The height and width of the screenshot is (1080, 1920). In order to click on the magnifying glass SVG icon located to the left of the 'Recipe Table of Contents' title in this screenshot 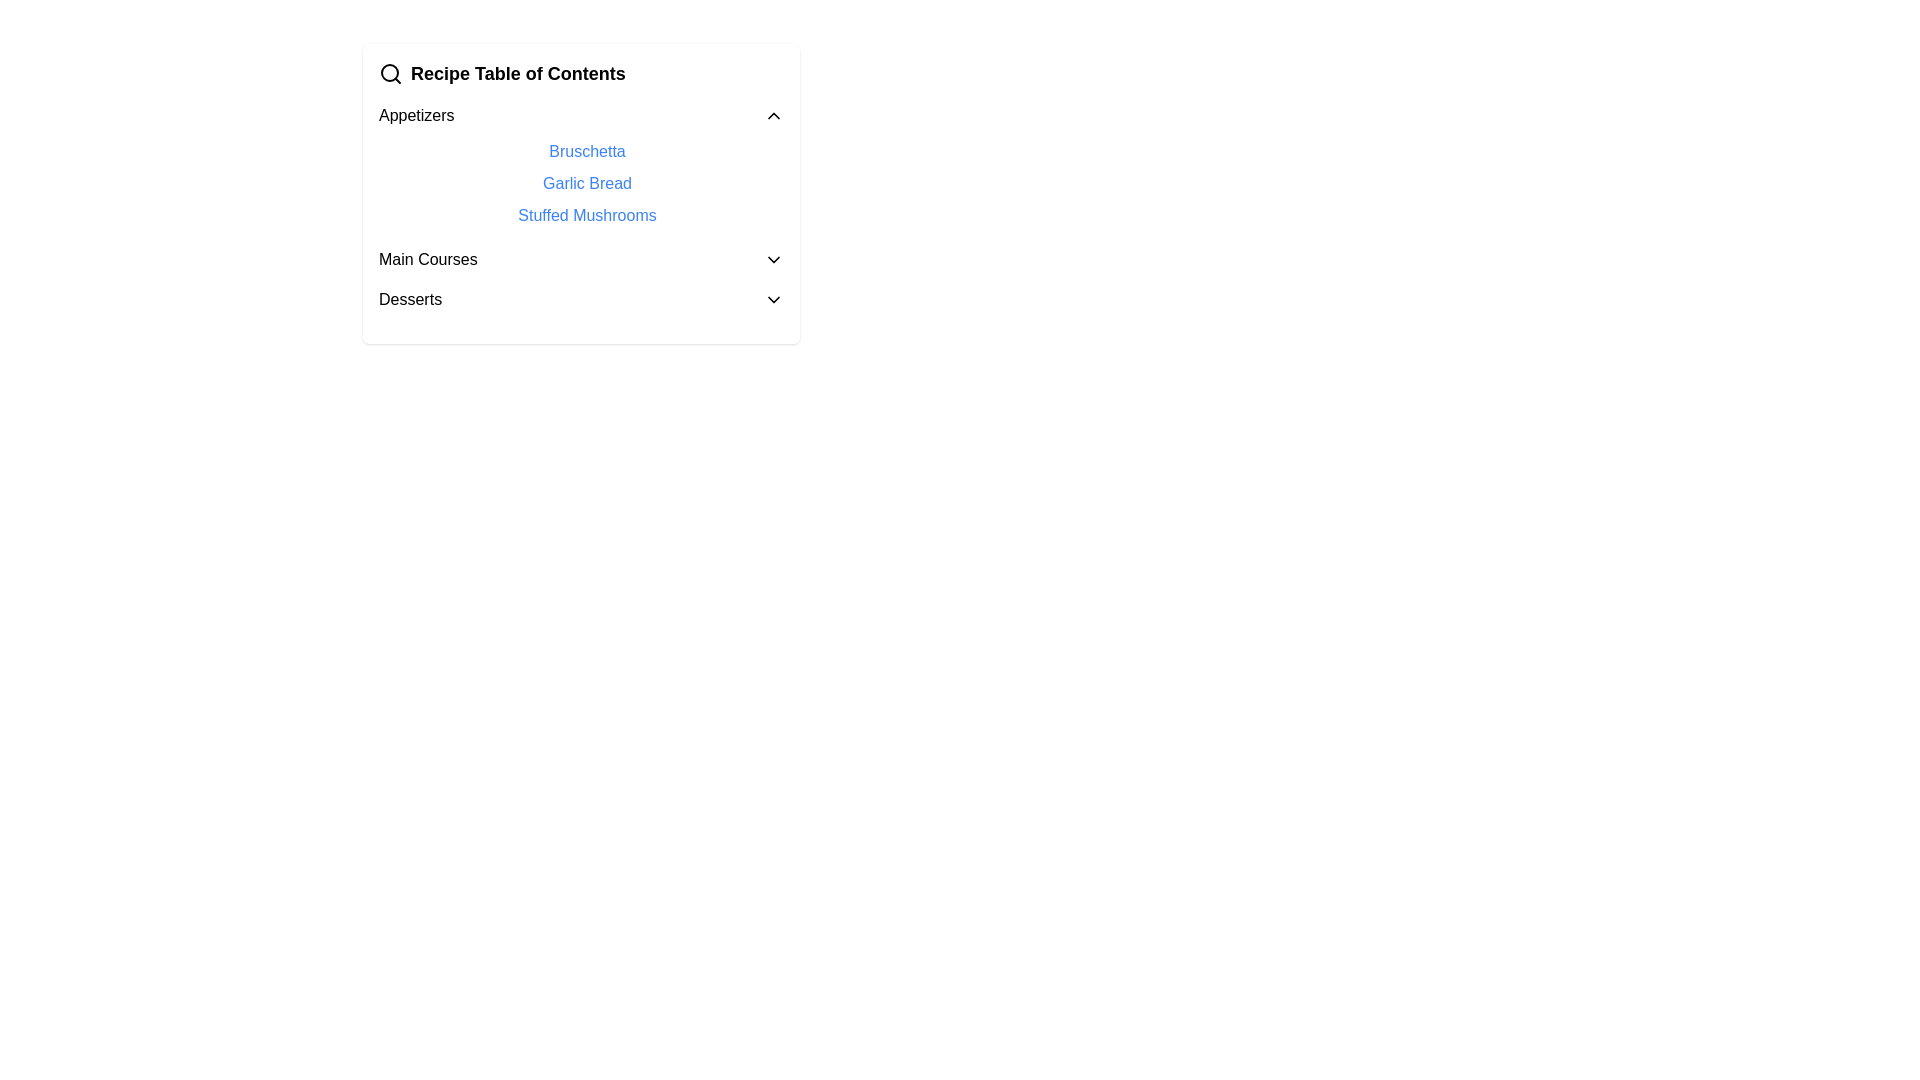, I will do `click(390, 72)`.